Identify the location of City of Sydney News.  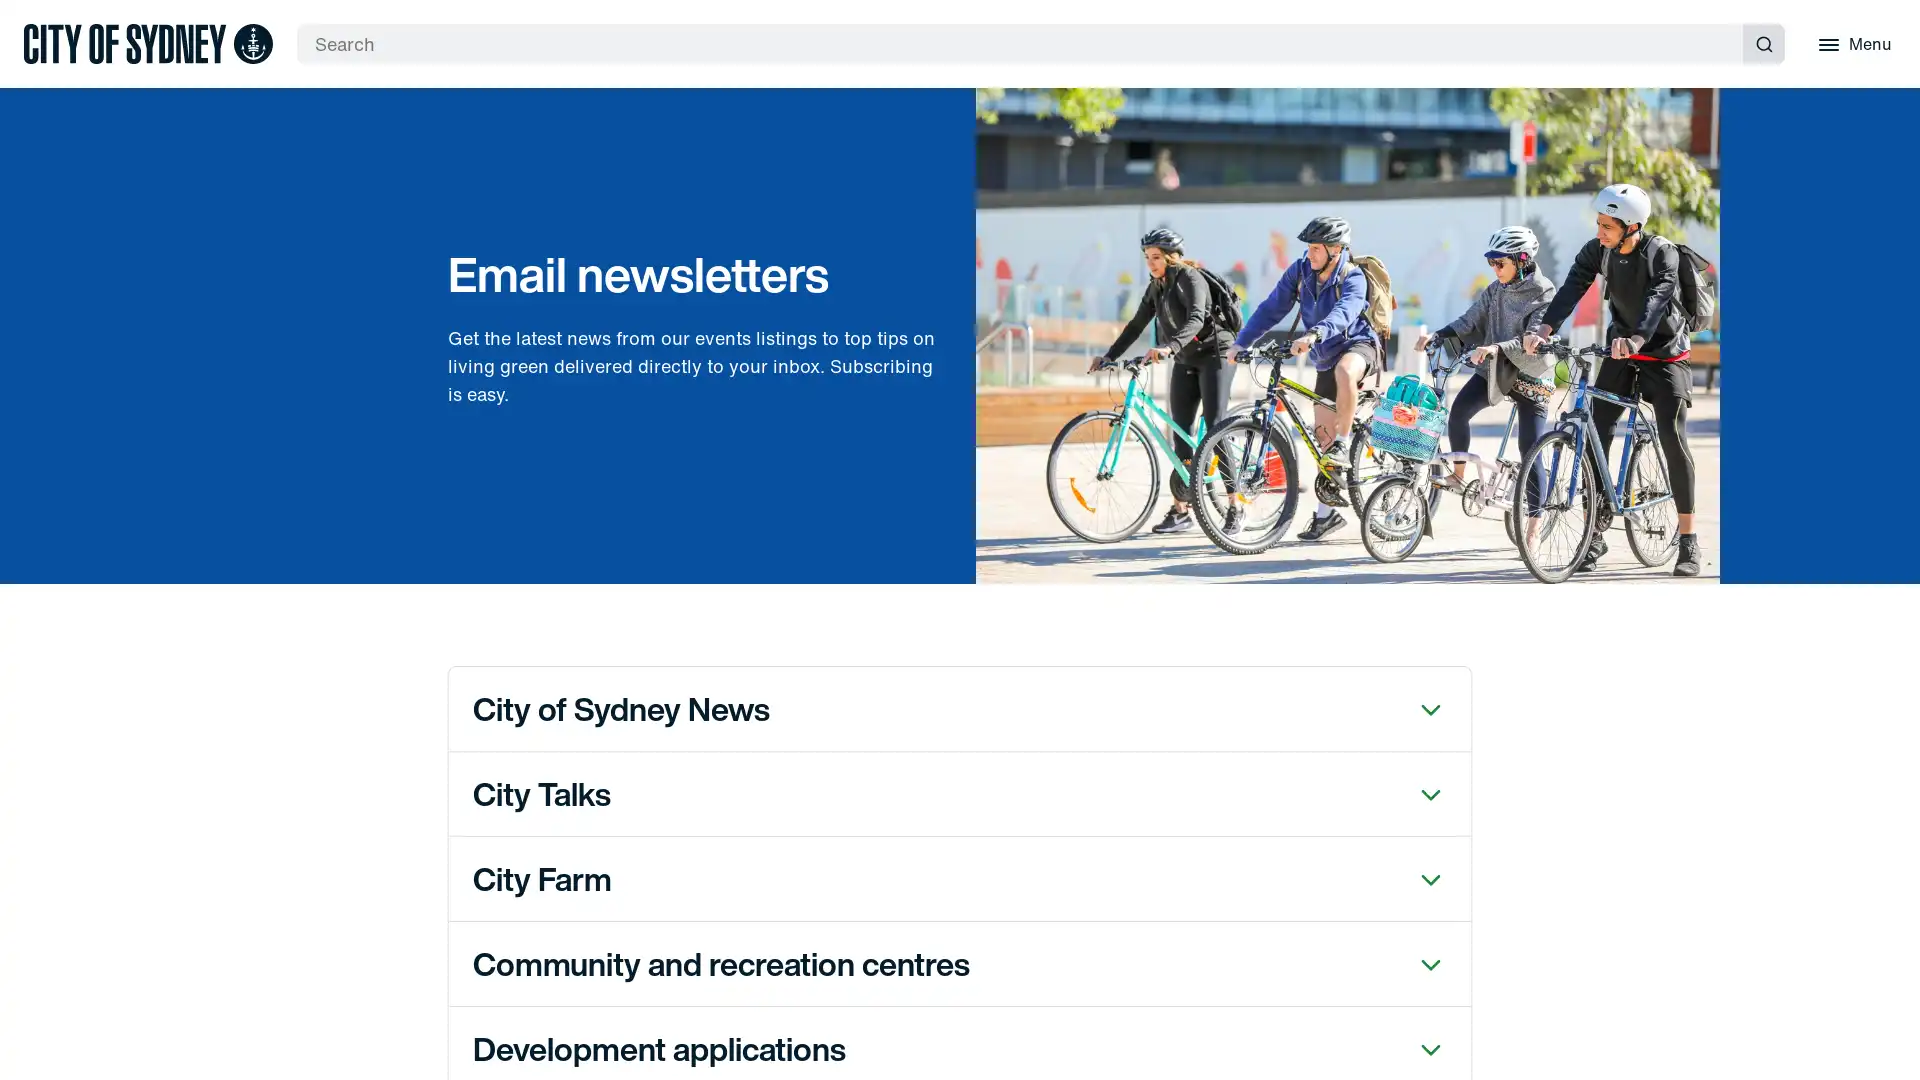
(960, 707).